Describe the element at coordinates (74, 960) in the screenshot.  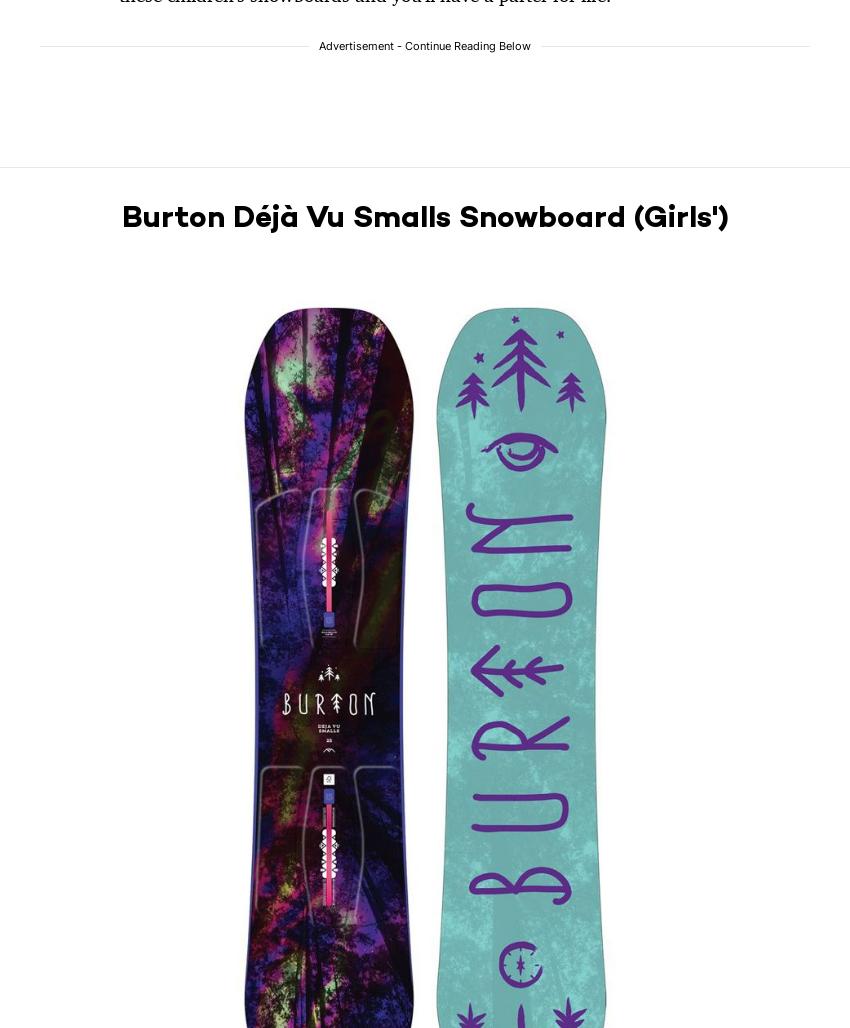
I see `'Contact Us'` at that location.